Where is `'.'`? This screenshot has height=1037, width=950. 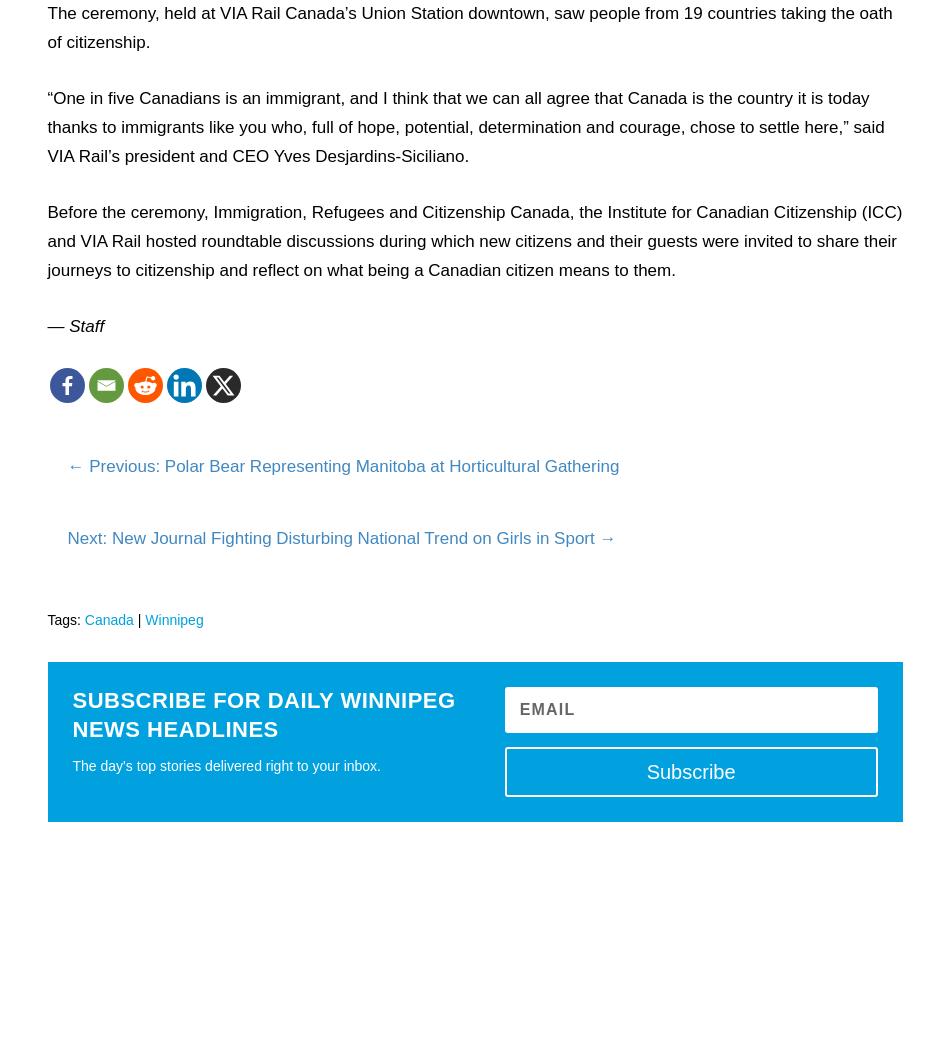
'.' is located at coordinates (465, 154).